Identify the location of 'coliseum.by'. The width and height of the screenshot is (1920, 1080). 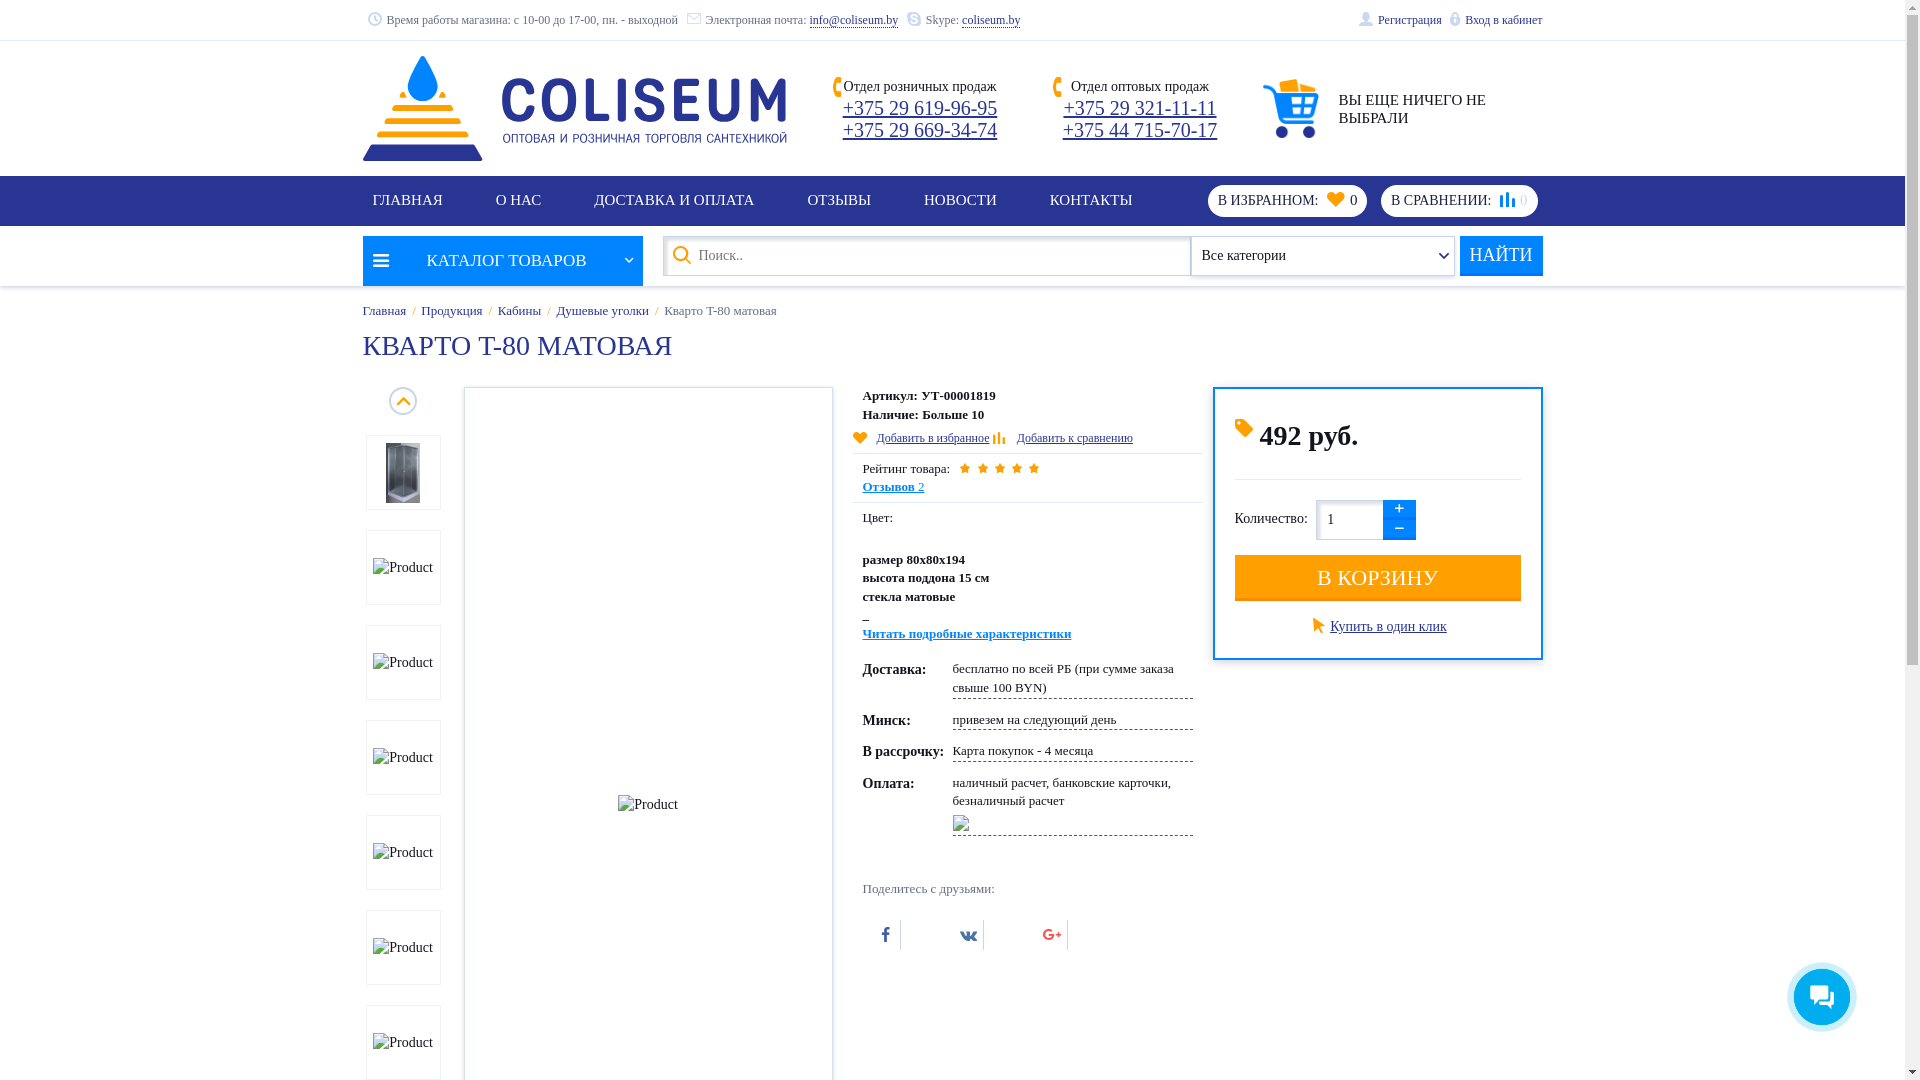
(990, 20).